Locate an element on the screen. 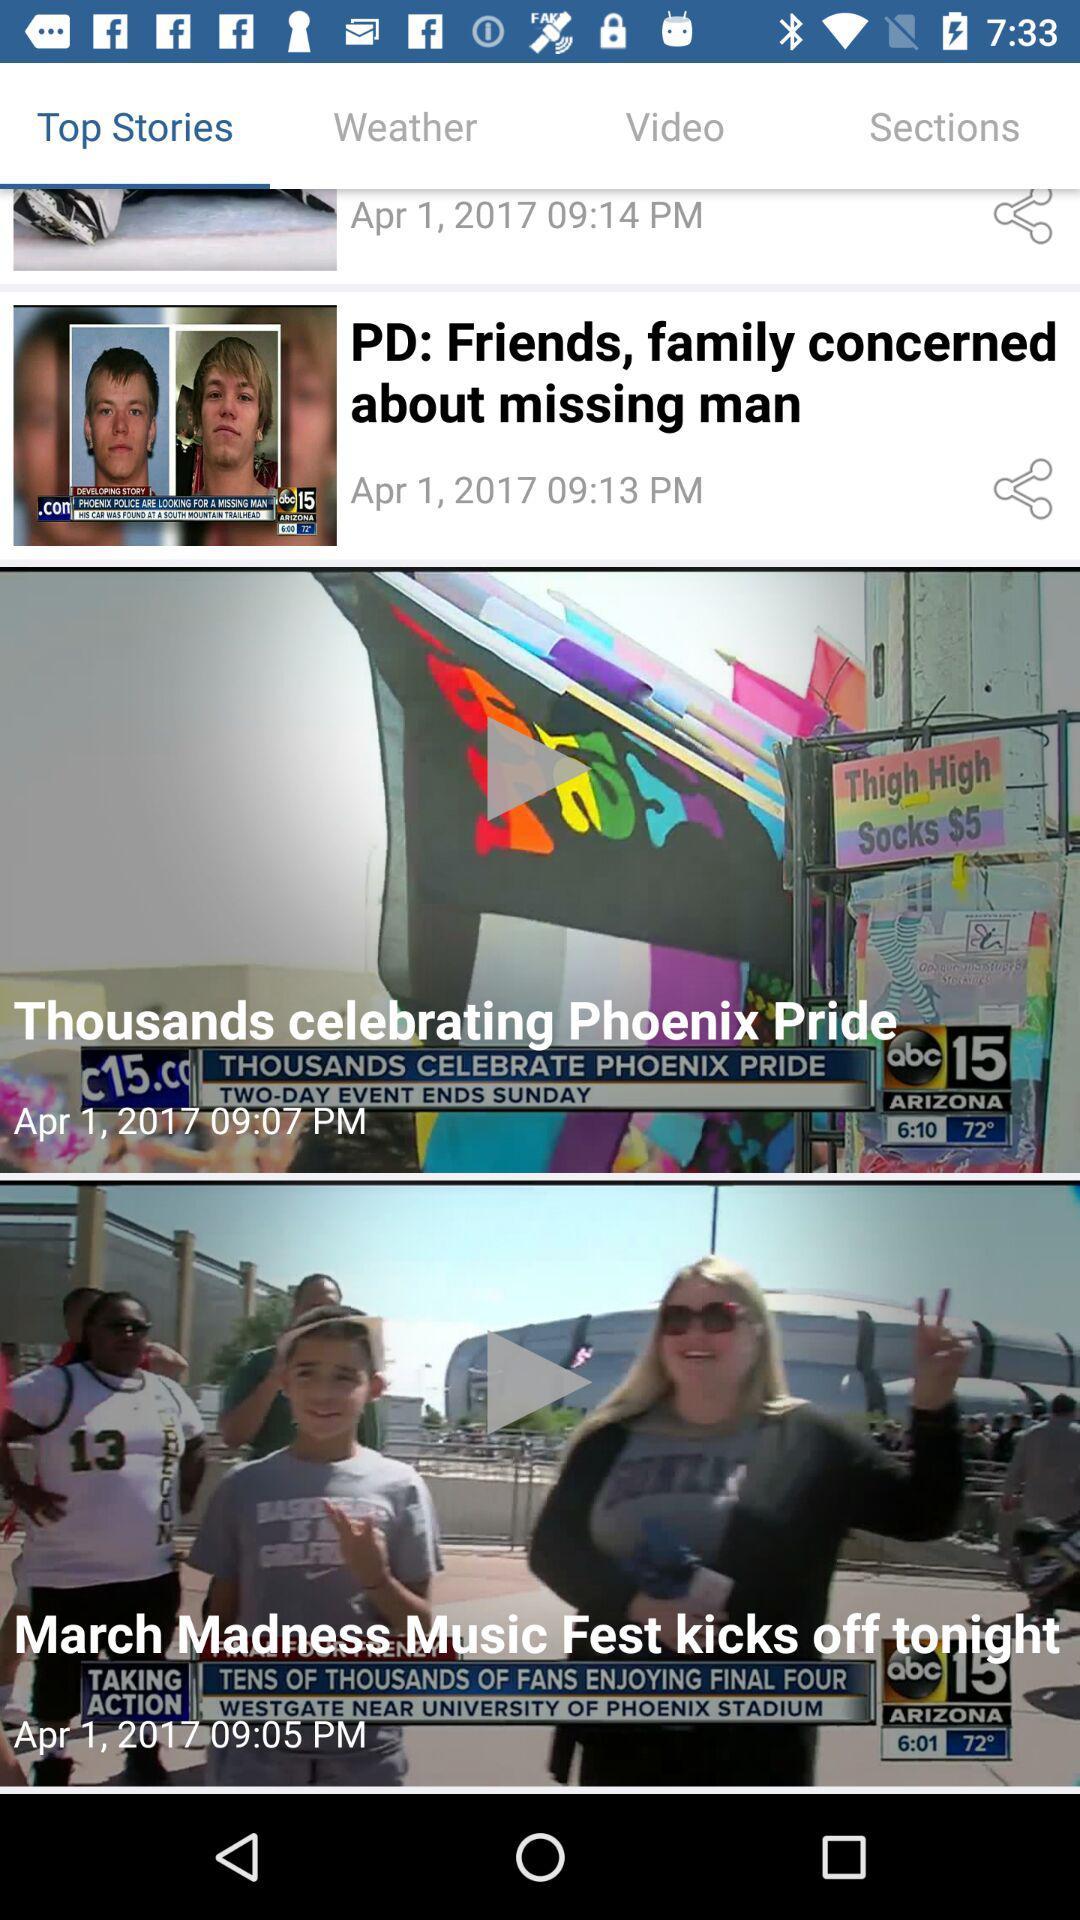 The image size is (1080, 1920). be redirected to an article about a man missing is located at coordinates (174, 424).